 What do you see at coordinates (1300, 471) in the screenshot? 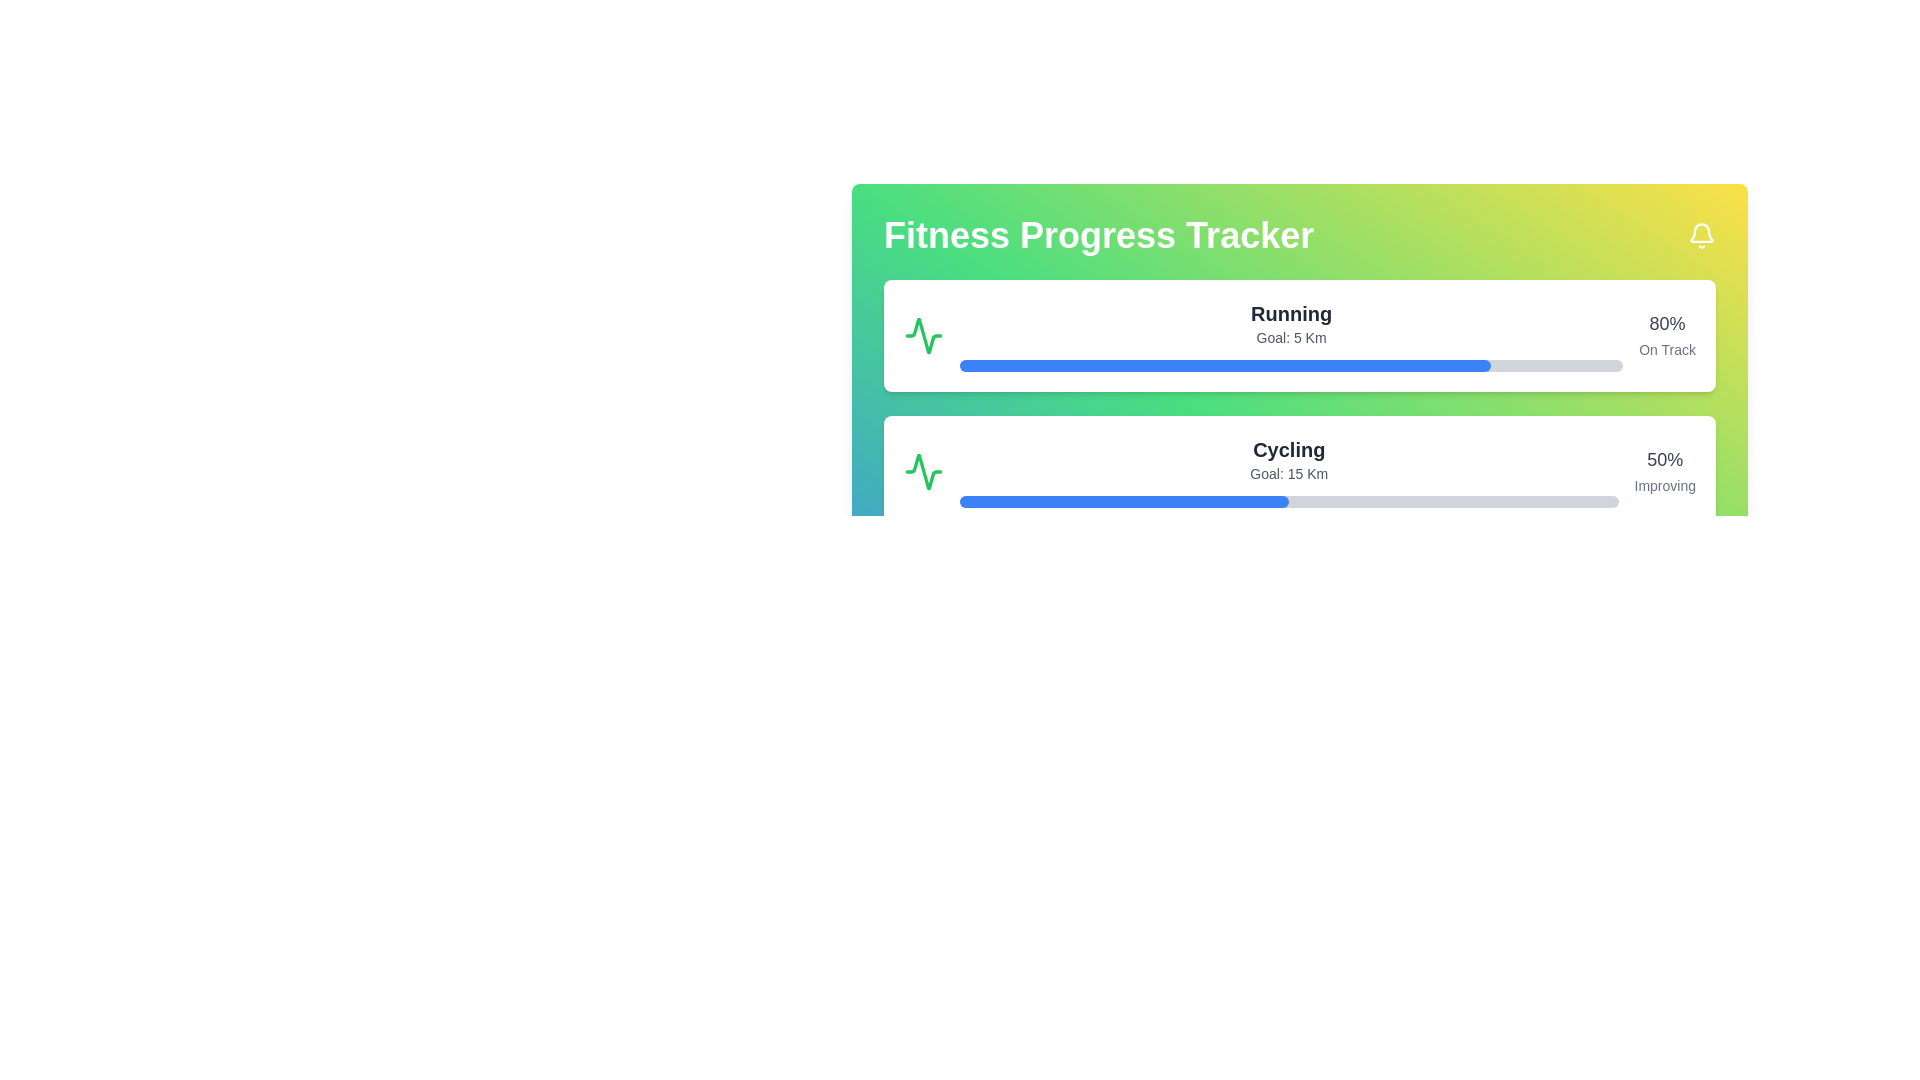
I see `text information from the Card component that visually represents the user's cycling fitness goal and progress, located directly below the 'Running' item in the vertical list` at bounding box center [1300, 471].